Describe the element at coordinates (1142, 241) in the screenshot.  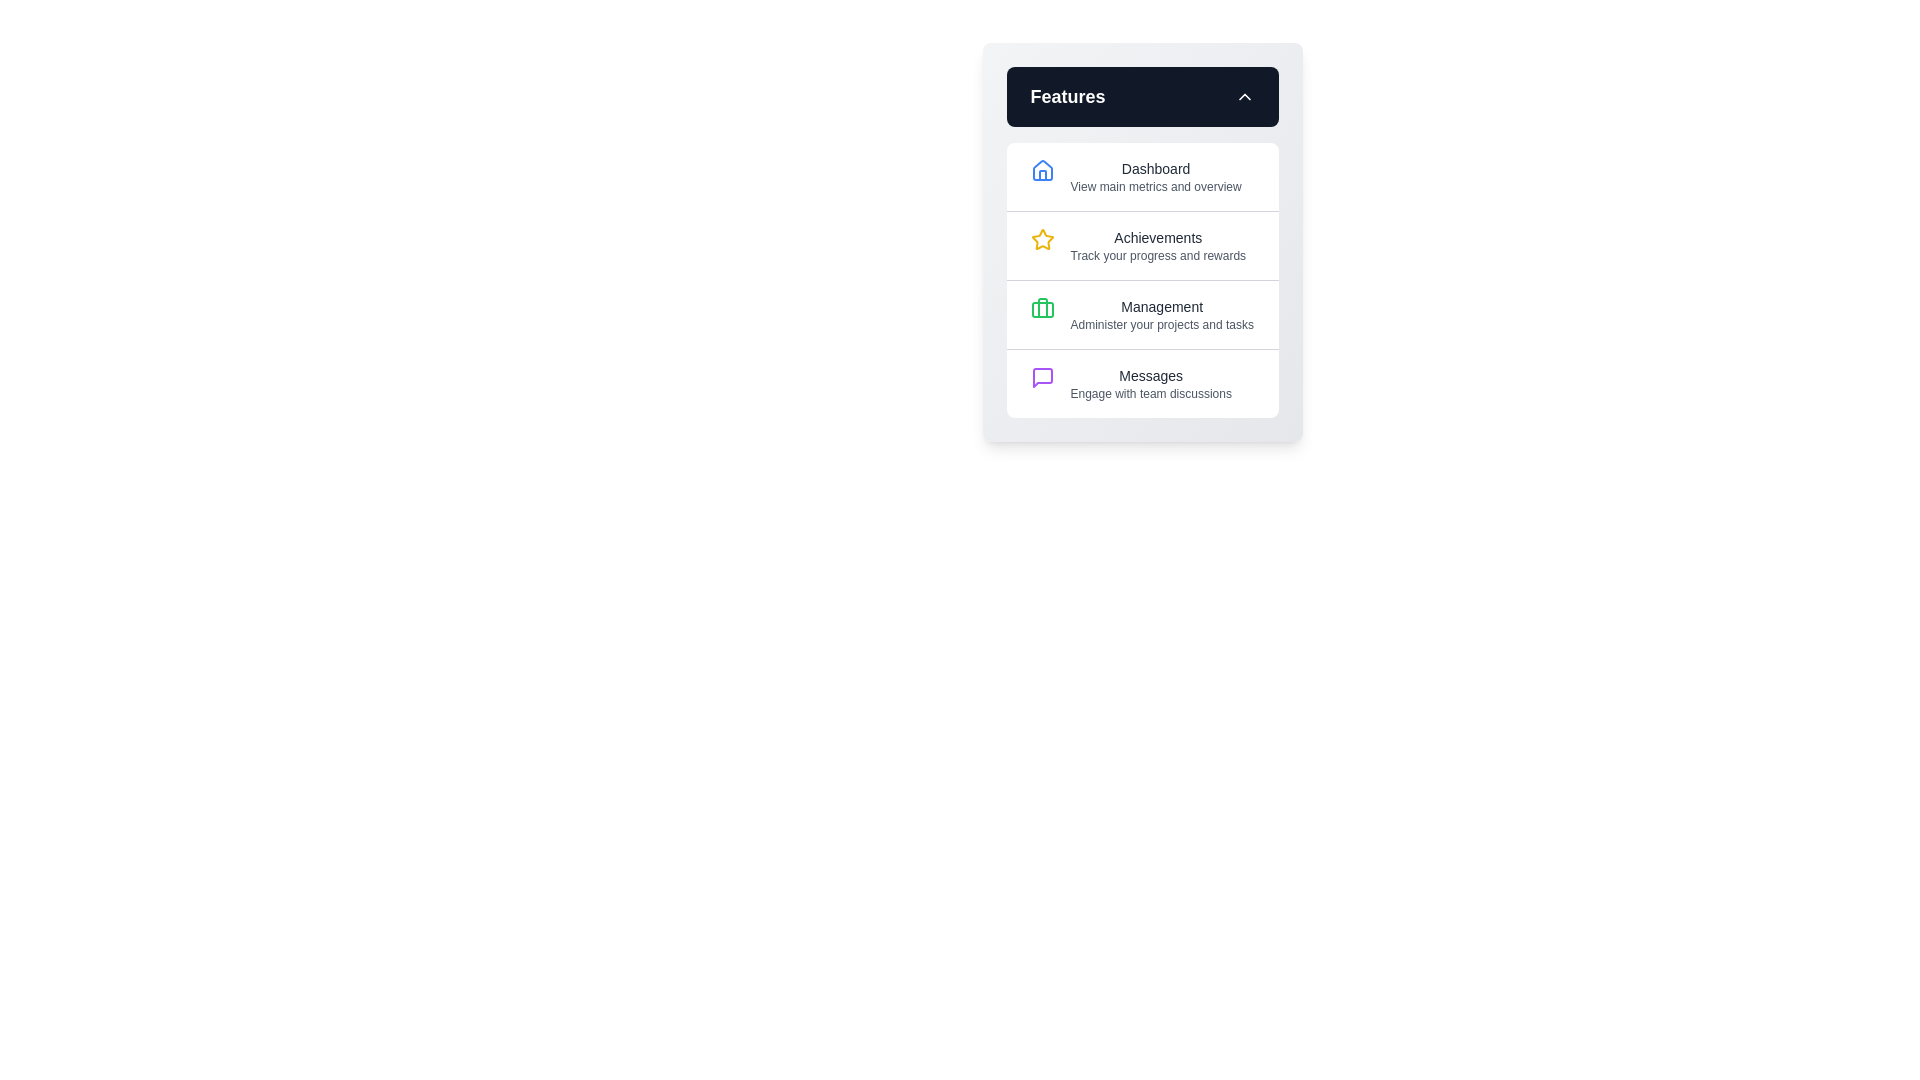
I see `the Menu widget` at that location.